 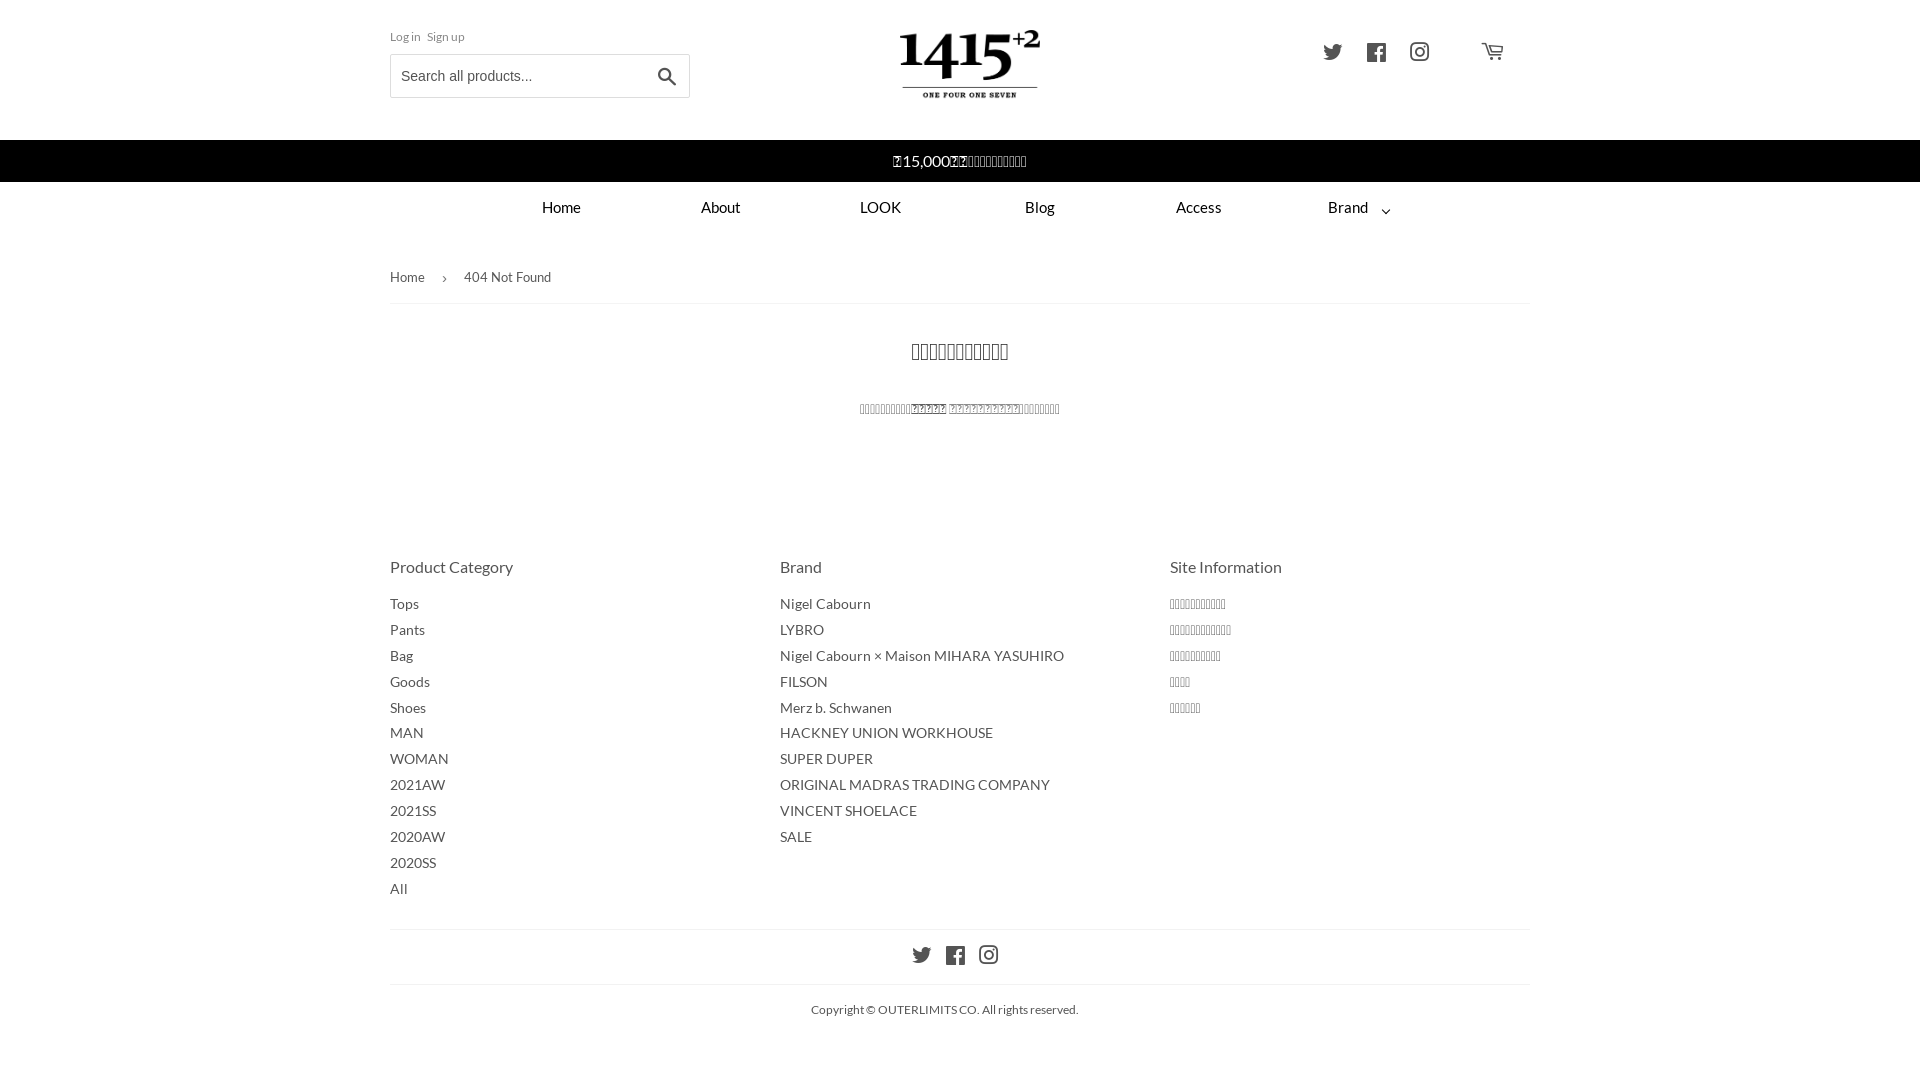 I want to click on 'Bag', so click(x=400, y=655).